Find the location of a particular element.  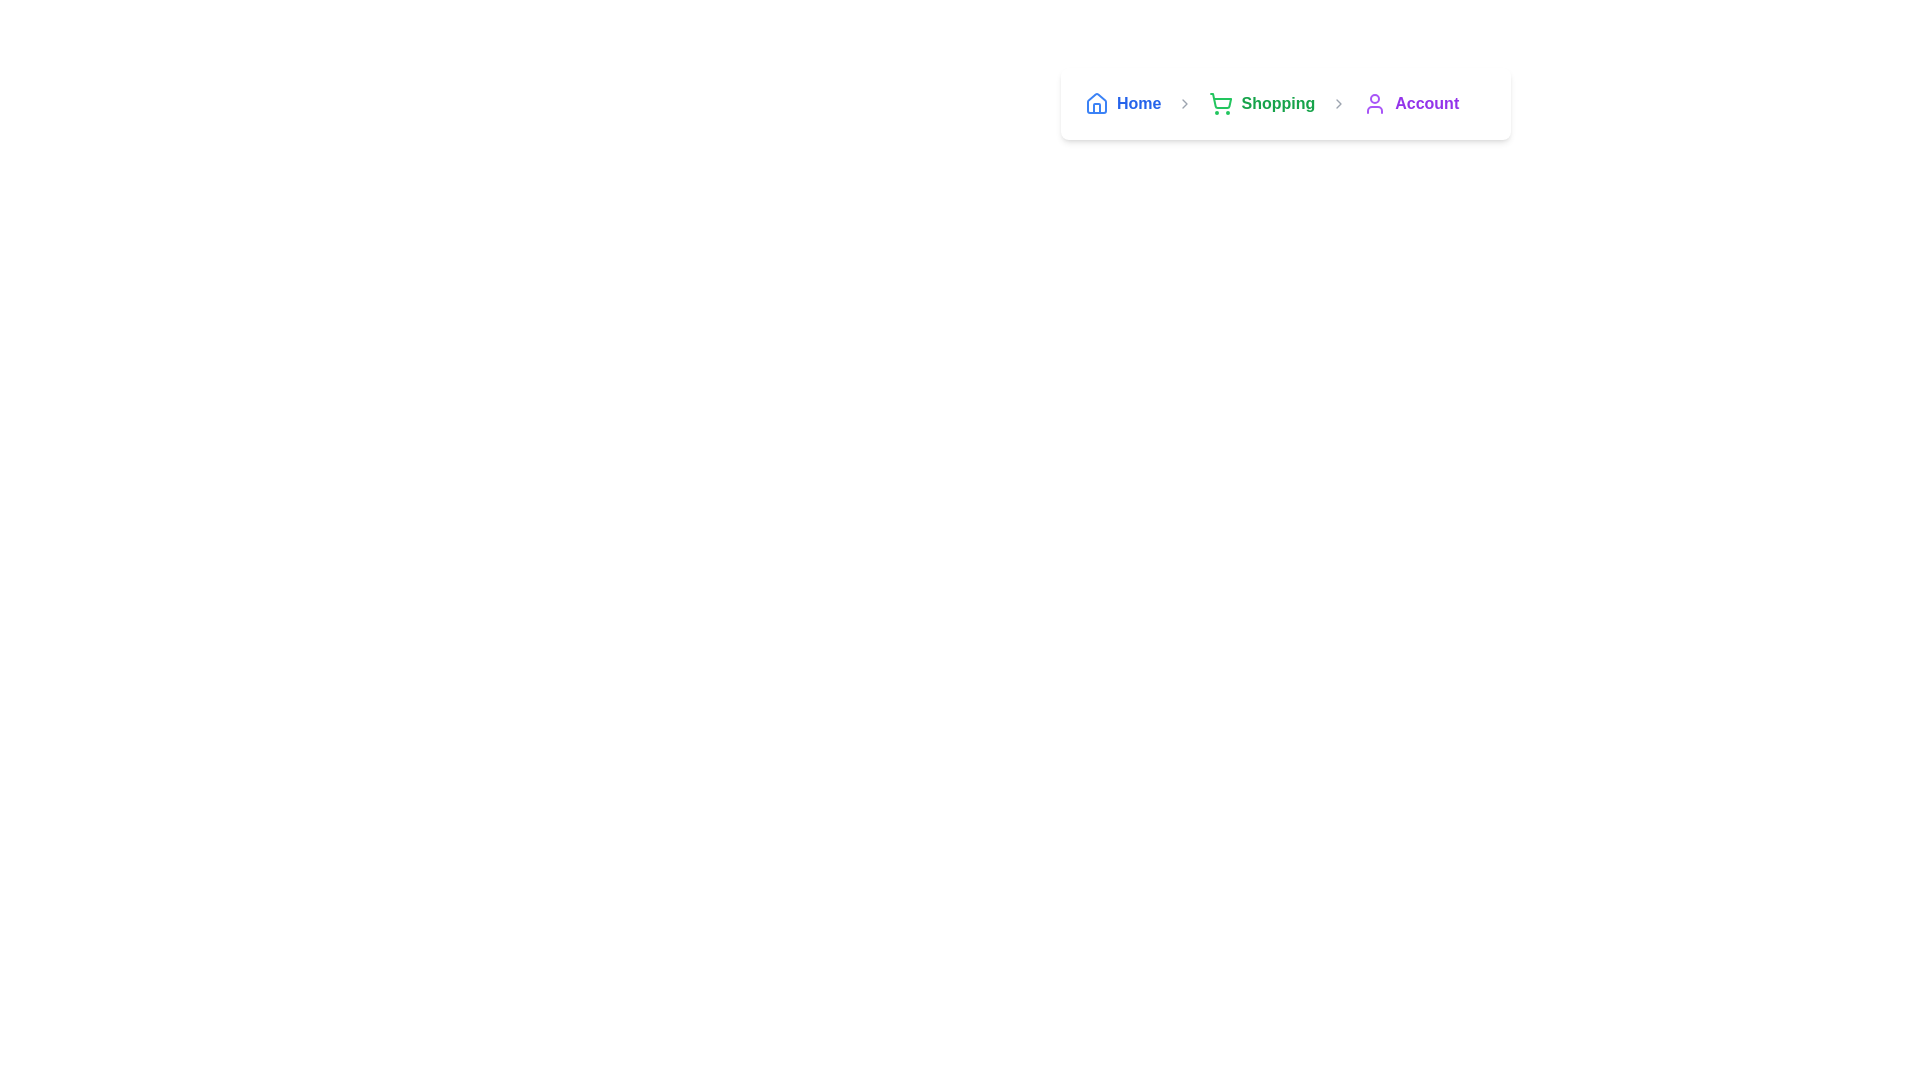

the green shopping cart SVG icon located in the breadcrumb navigation bar next to the 'Shopping' text is located at coordinates (1220, 104).